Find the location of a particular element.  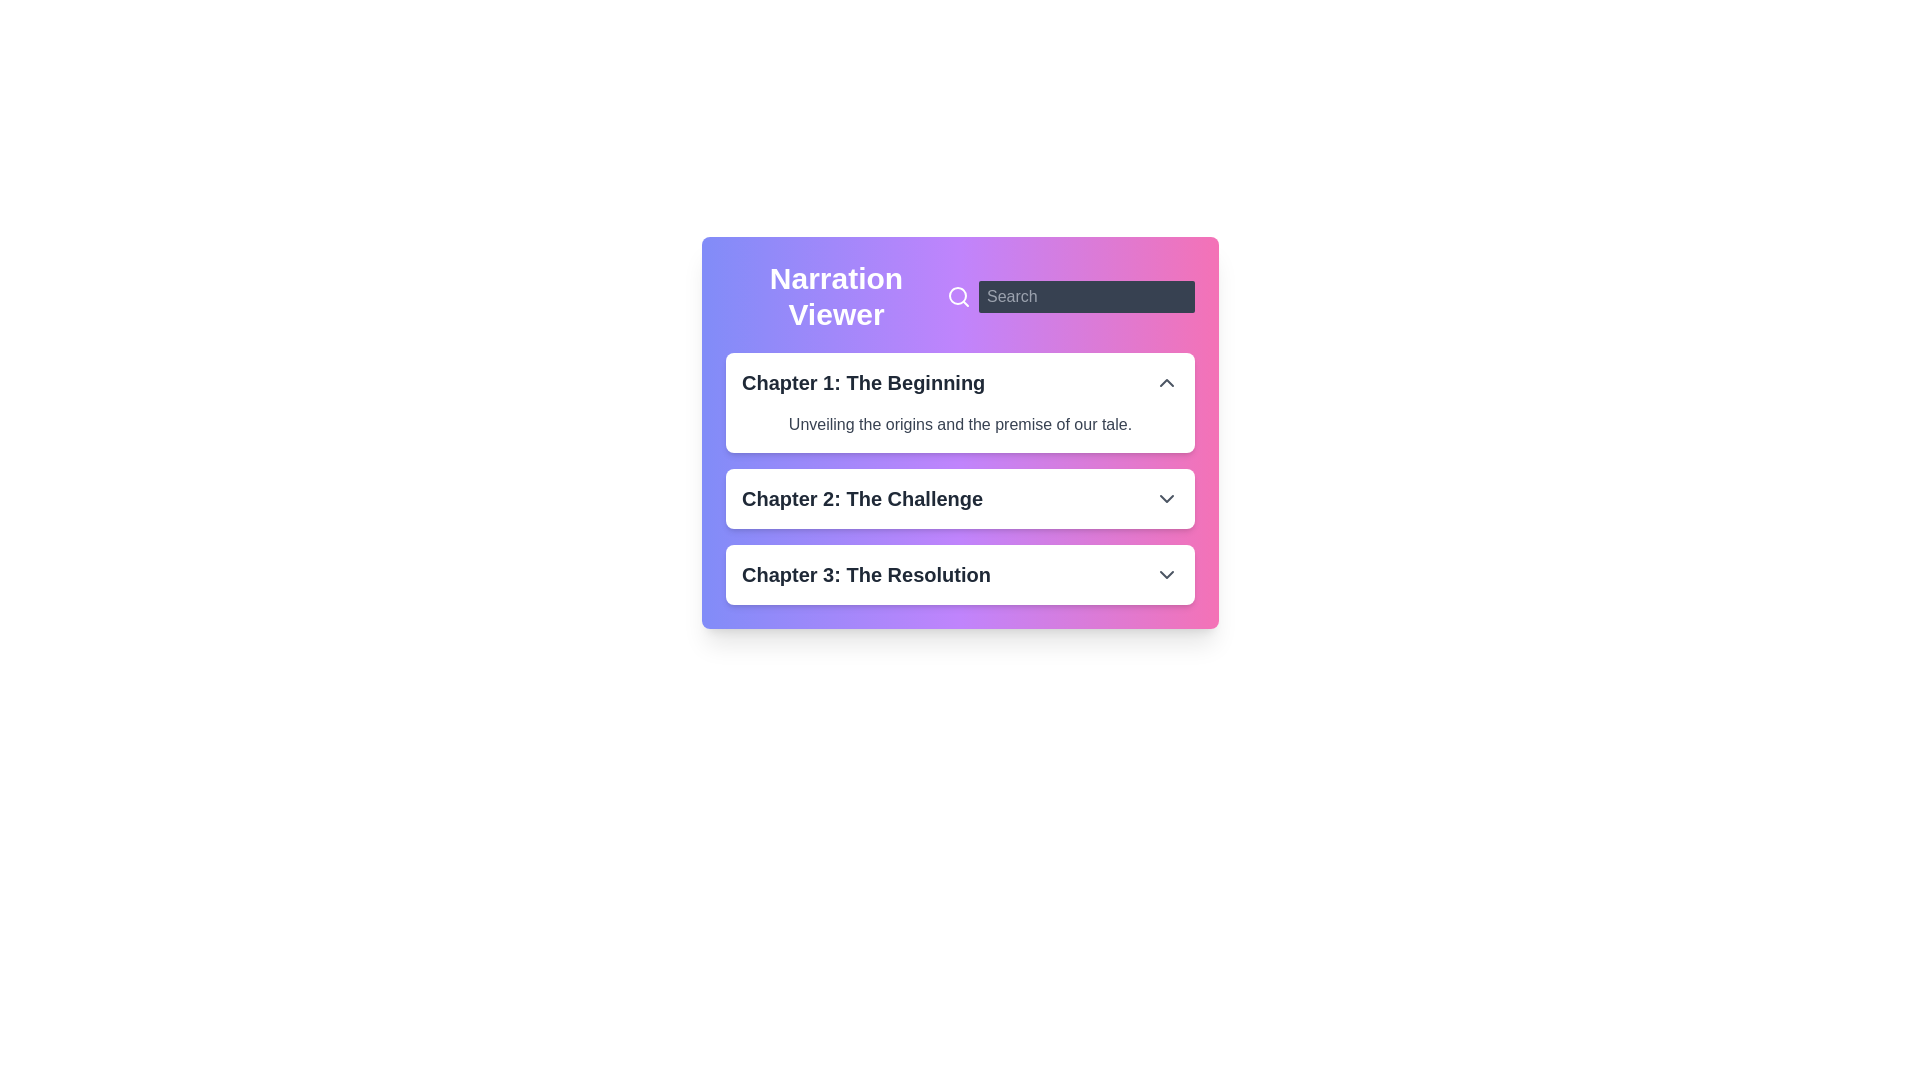

the Expandable list item labeled 'Chapter 2: The Challenge' is located at coordinates (960, 497).